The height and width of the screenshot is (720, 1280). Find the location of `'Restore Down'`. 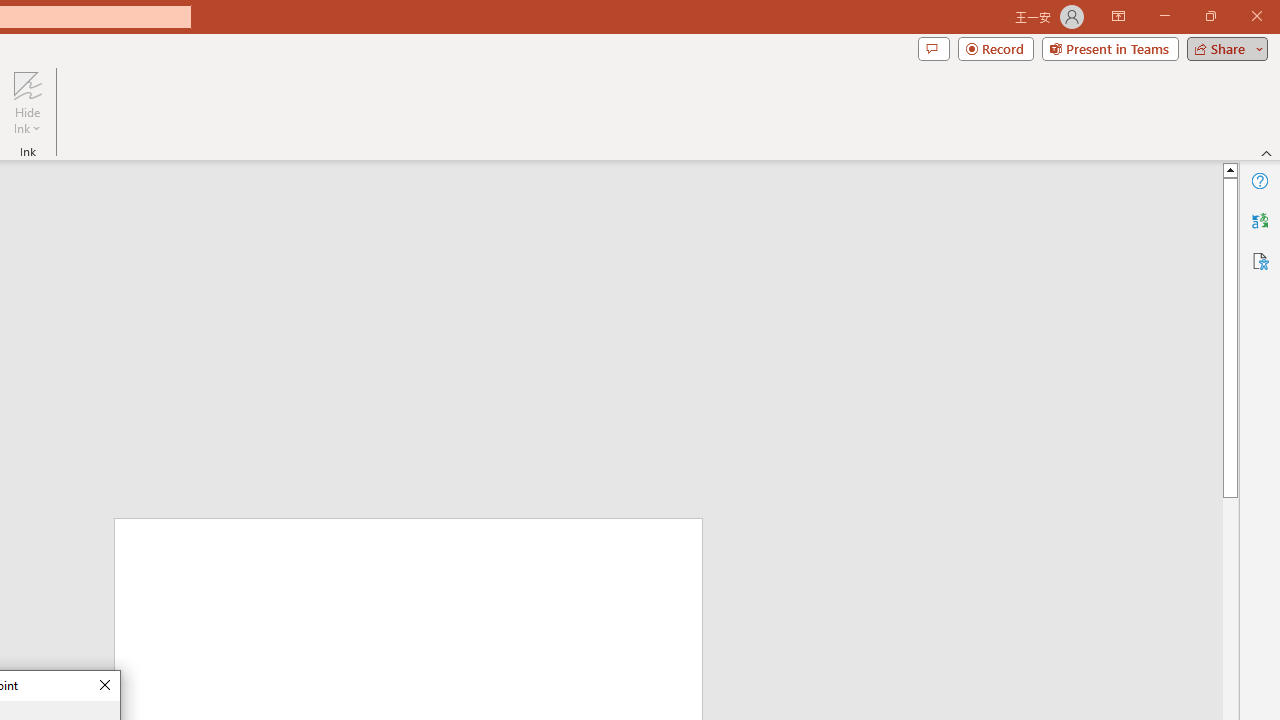

'Restore Down' is located at coordinates (1209, 16).